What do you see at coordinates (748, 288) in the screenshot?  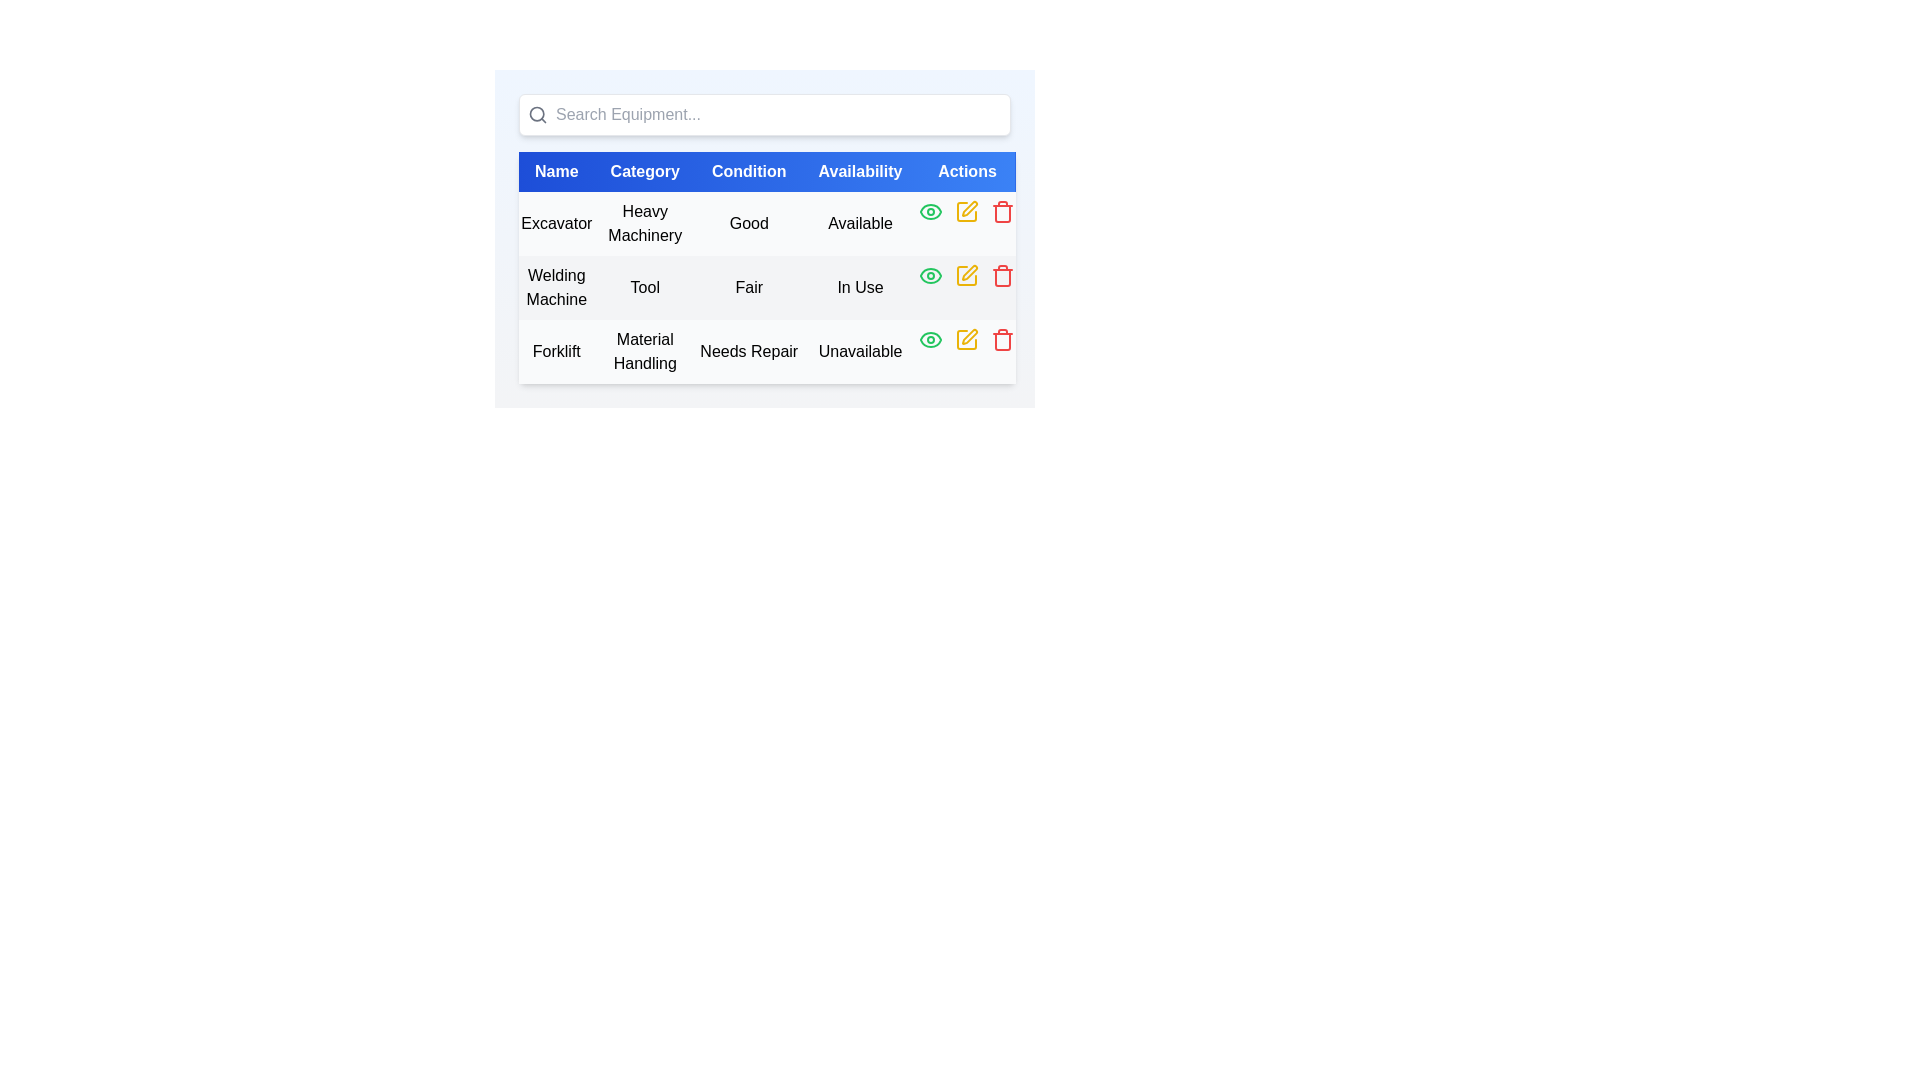 I see `the bold text label displaying the word 'Fair' which is centered in its cell in the third column of the second row of a table` at bounding box center [748, 288].